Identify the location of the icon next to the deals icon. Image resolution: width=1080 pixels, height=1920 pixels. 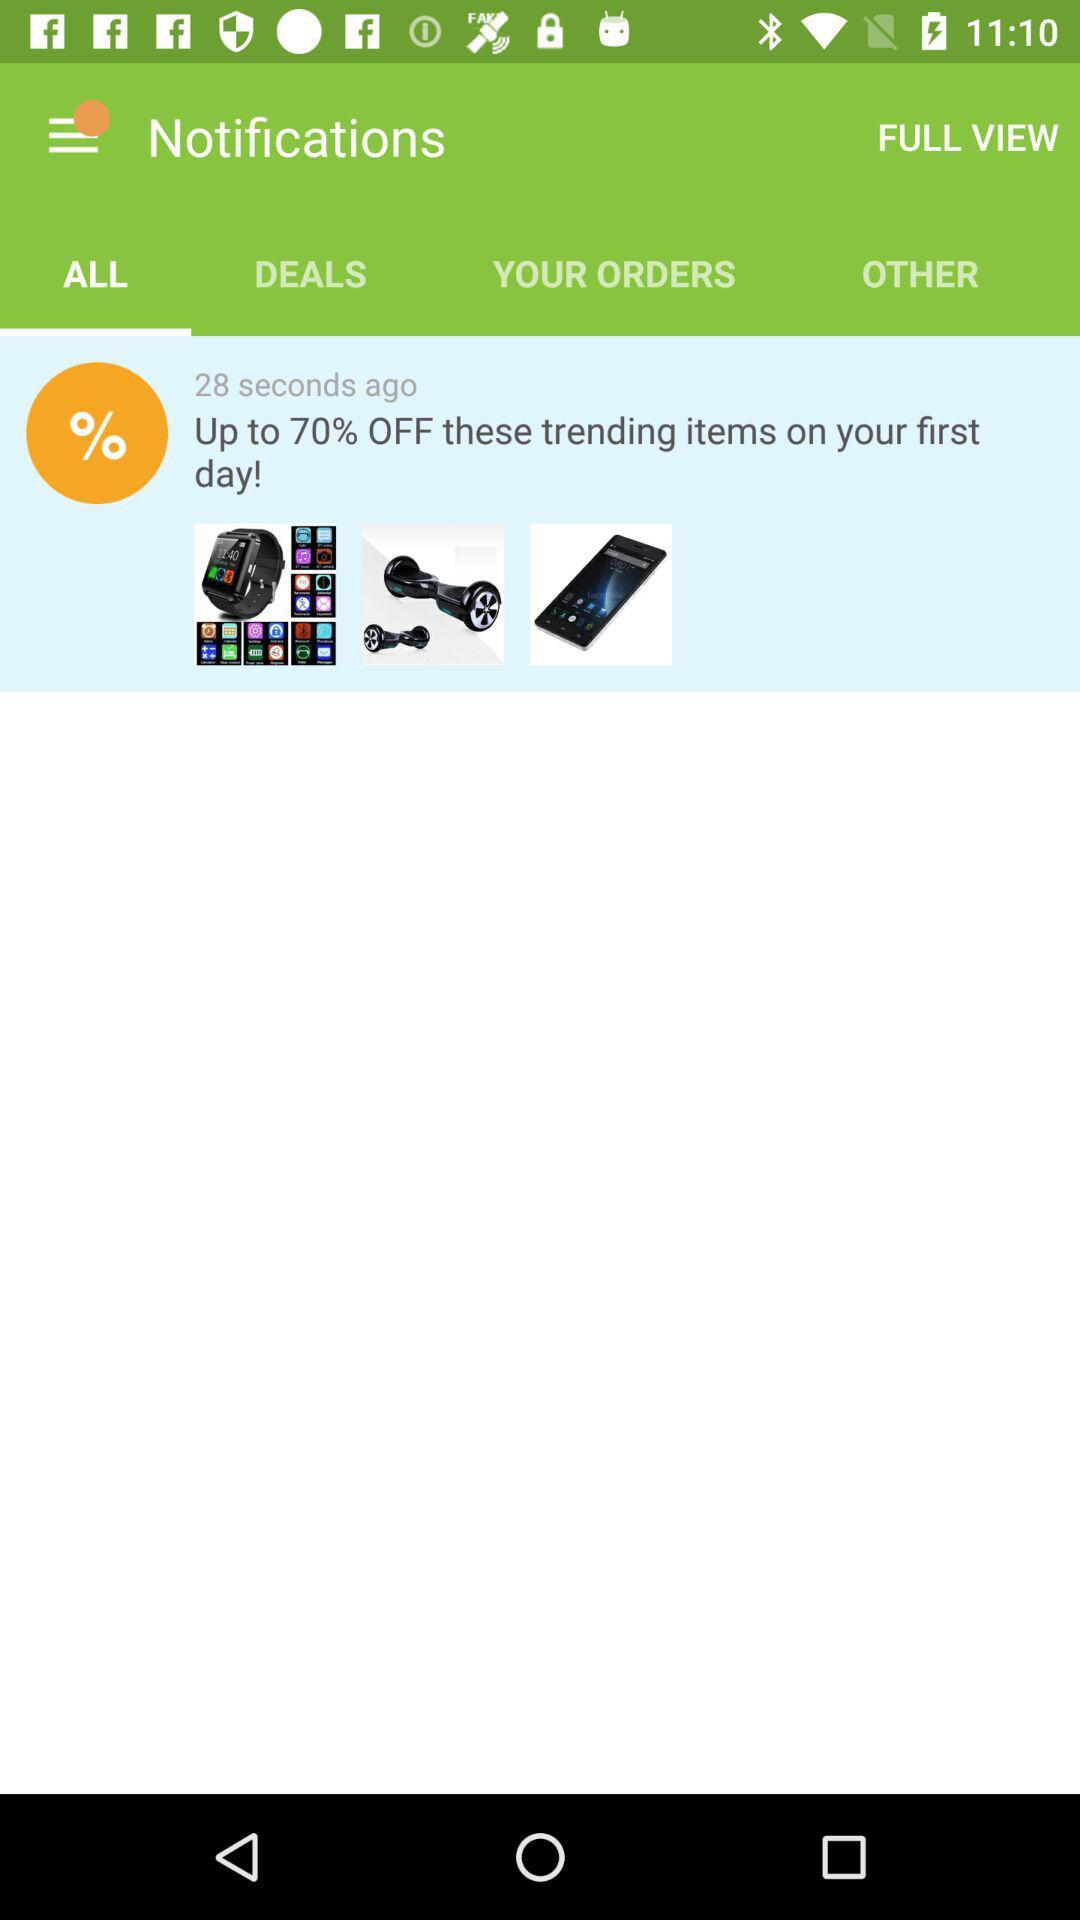
(95, 272).